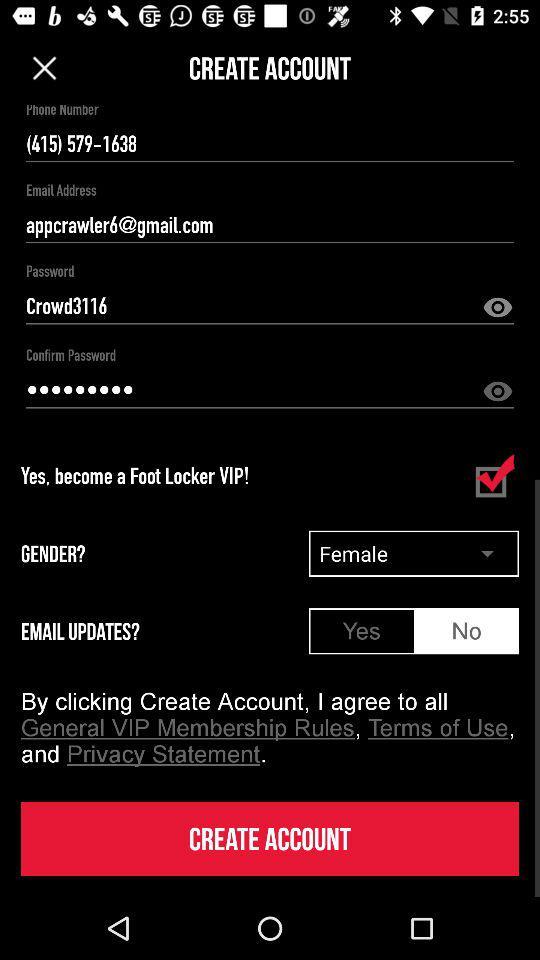 The image size is (540, 960). What do you see at coordinates (496, 308) in the screenshot?
I see `password view` at bounding box center [496, 308].